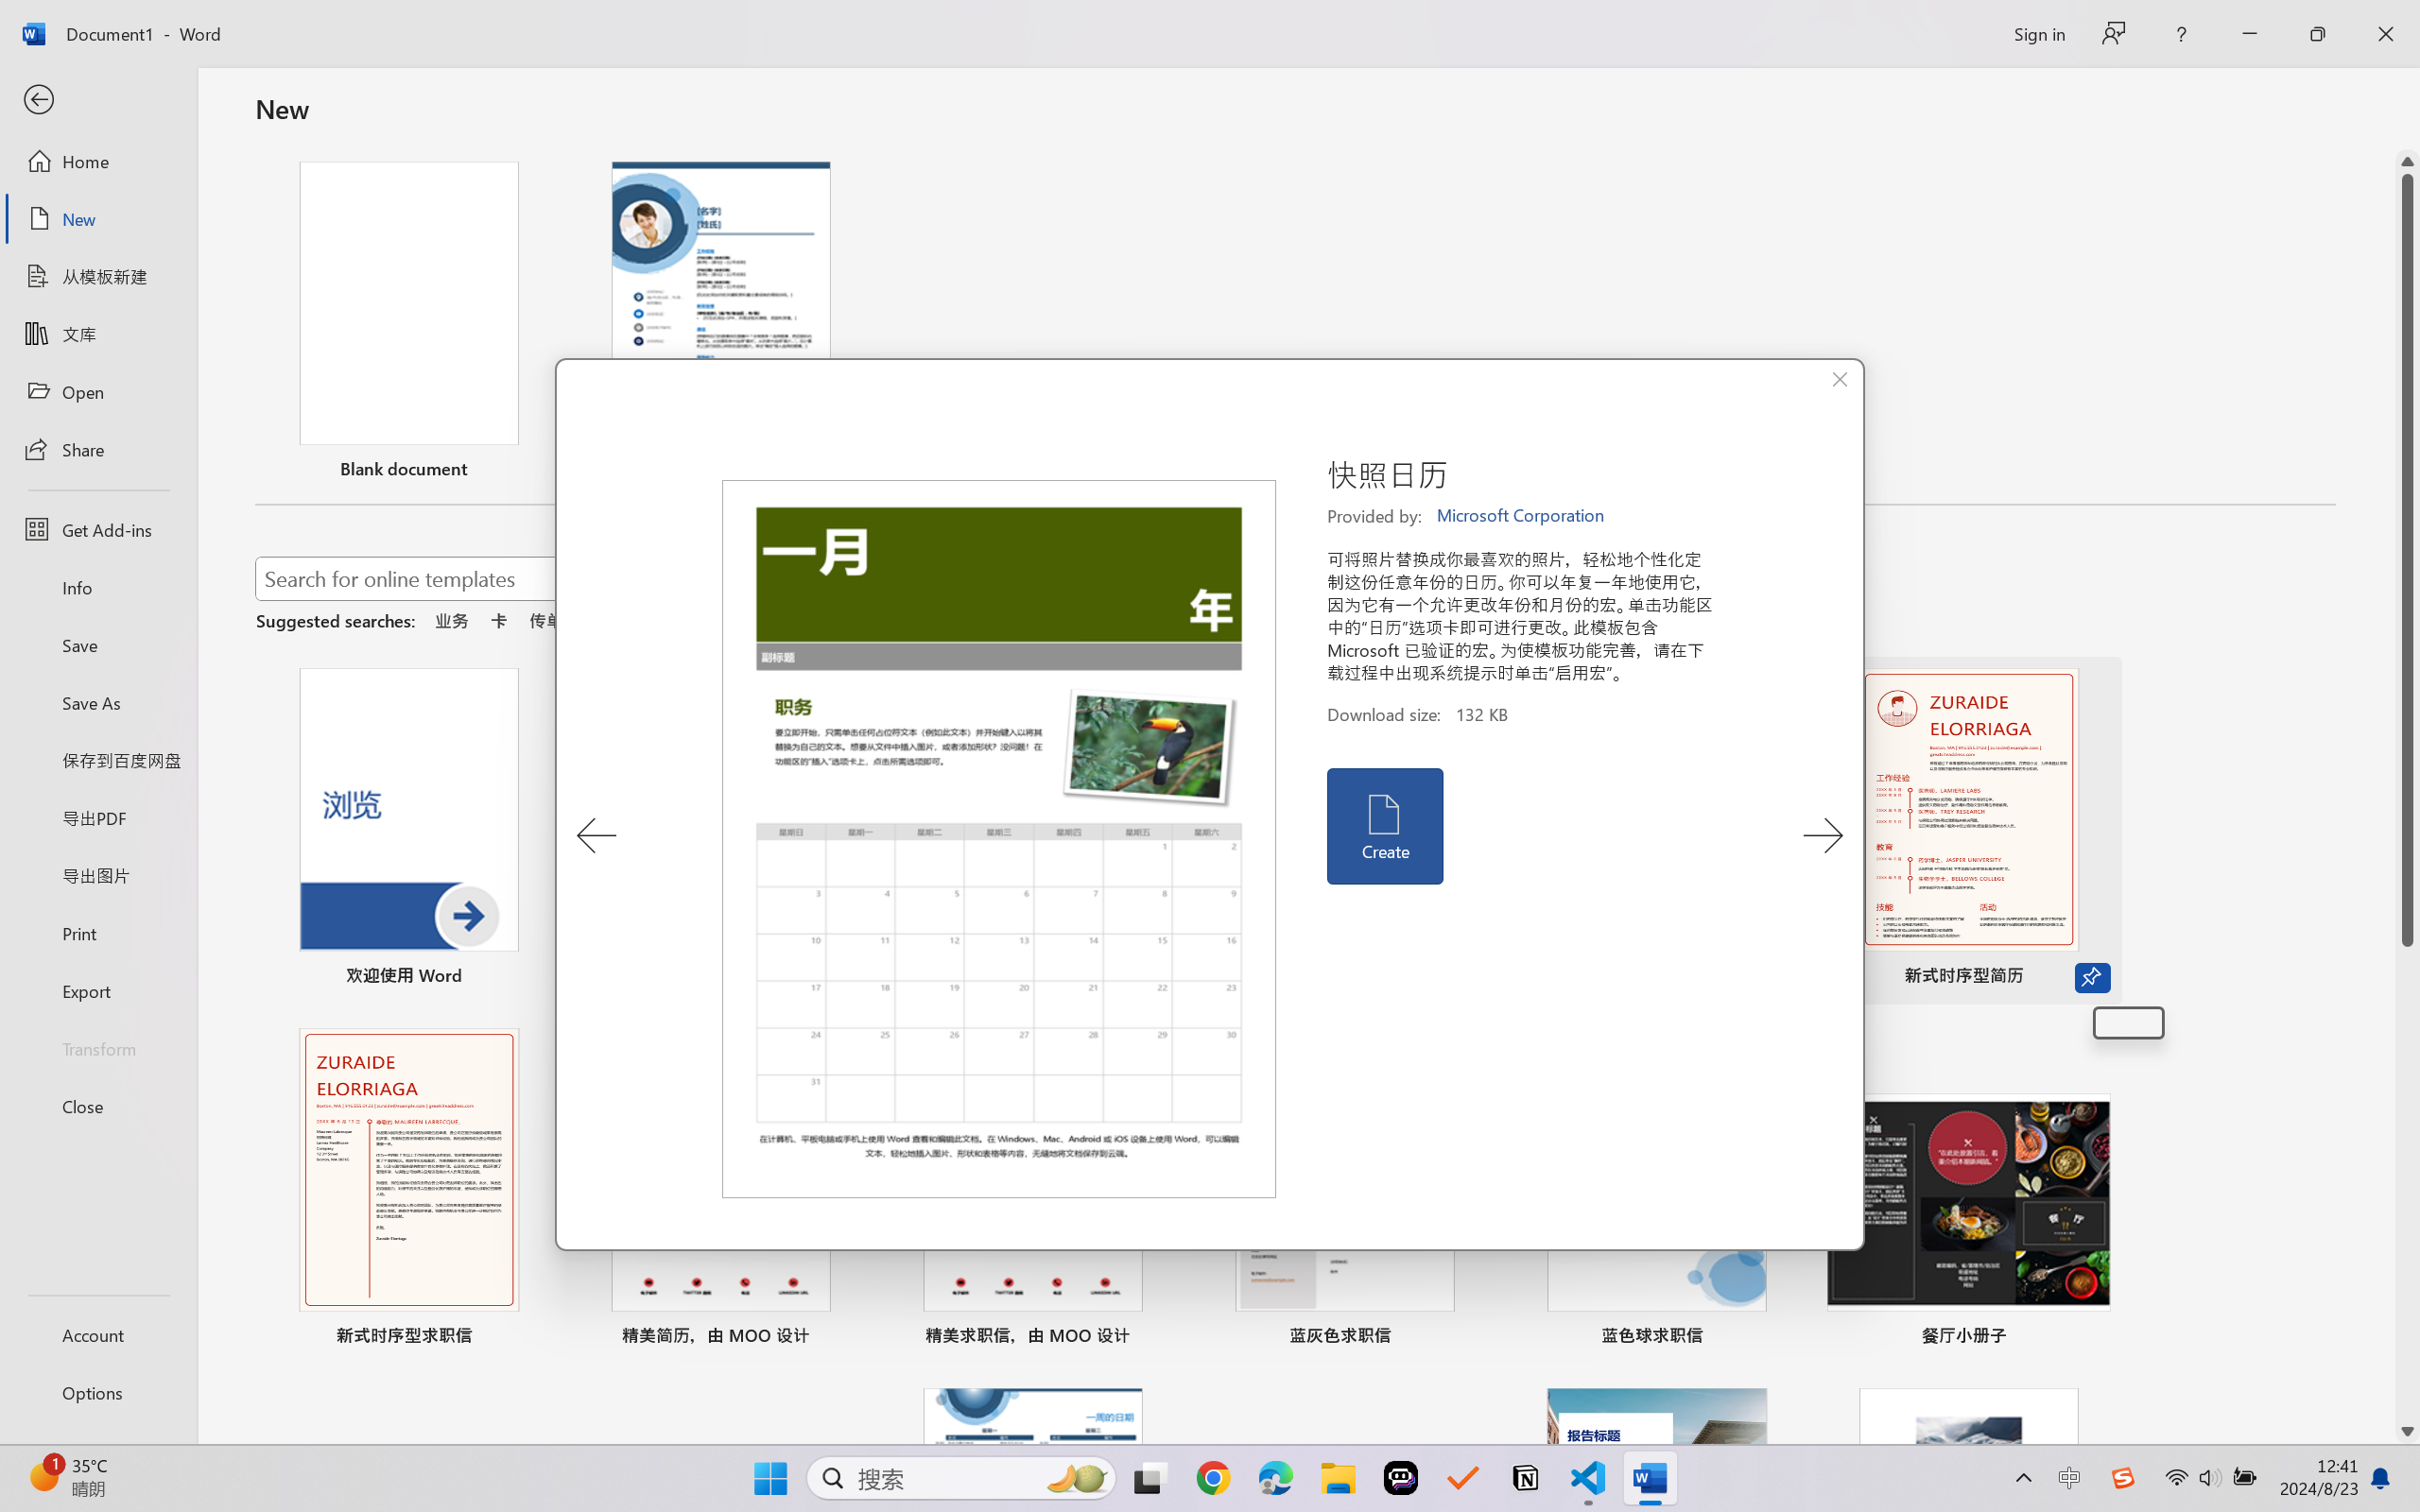  What do you see at coordinates (596, 835) in the screenshot?
I see `'Previous Template'` at bounding box center [596, 835].